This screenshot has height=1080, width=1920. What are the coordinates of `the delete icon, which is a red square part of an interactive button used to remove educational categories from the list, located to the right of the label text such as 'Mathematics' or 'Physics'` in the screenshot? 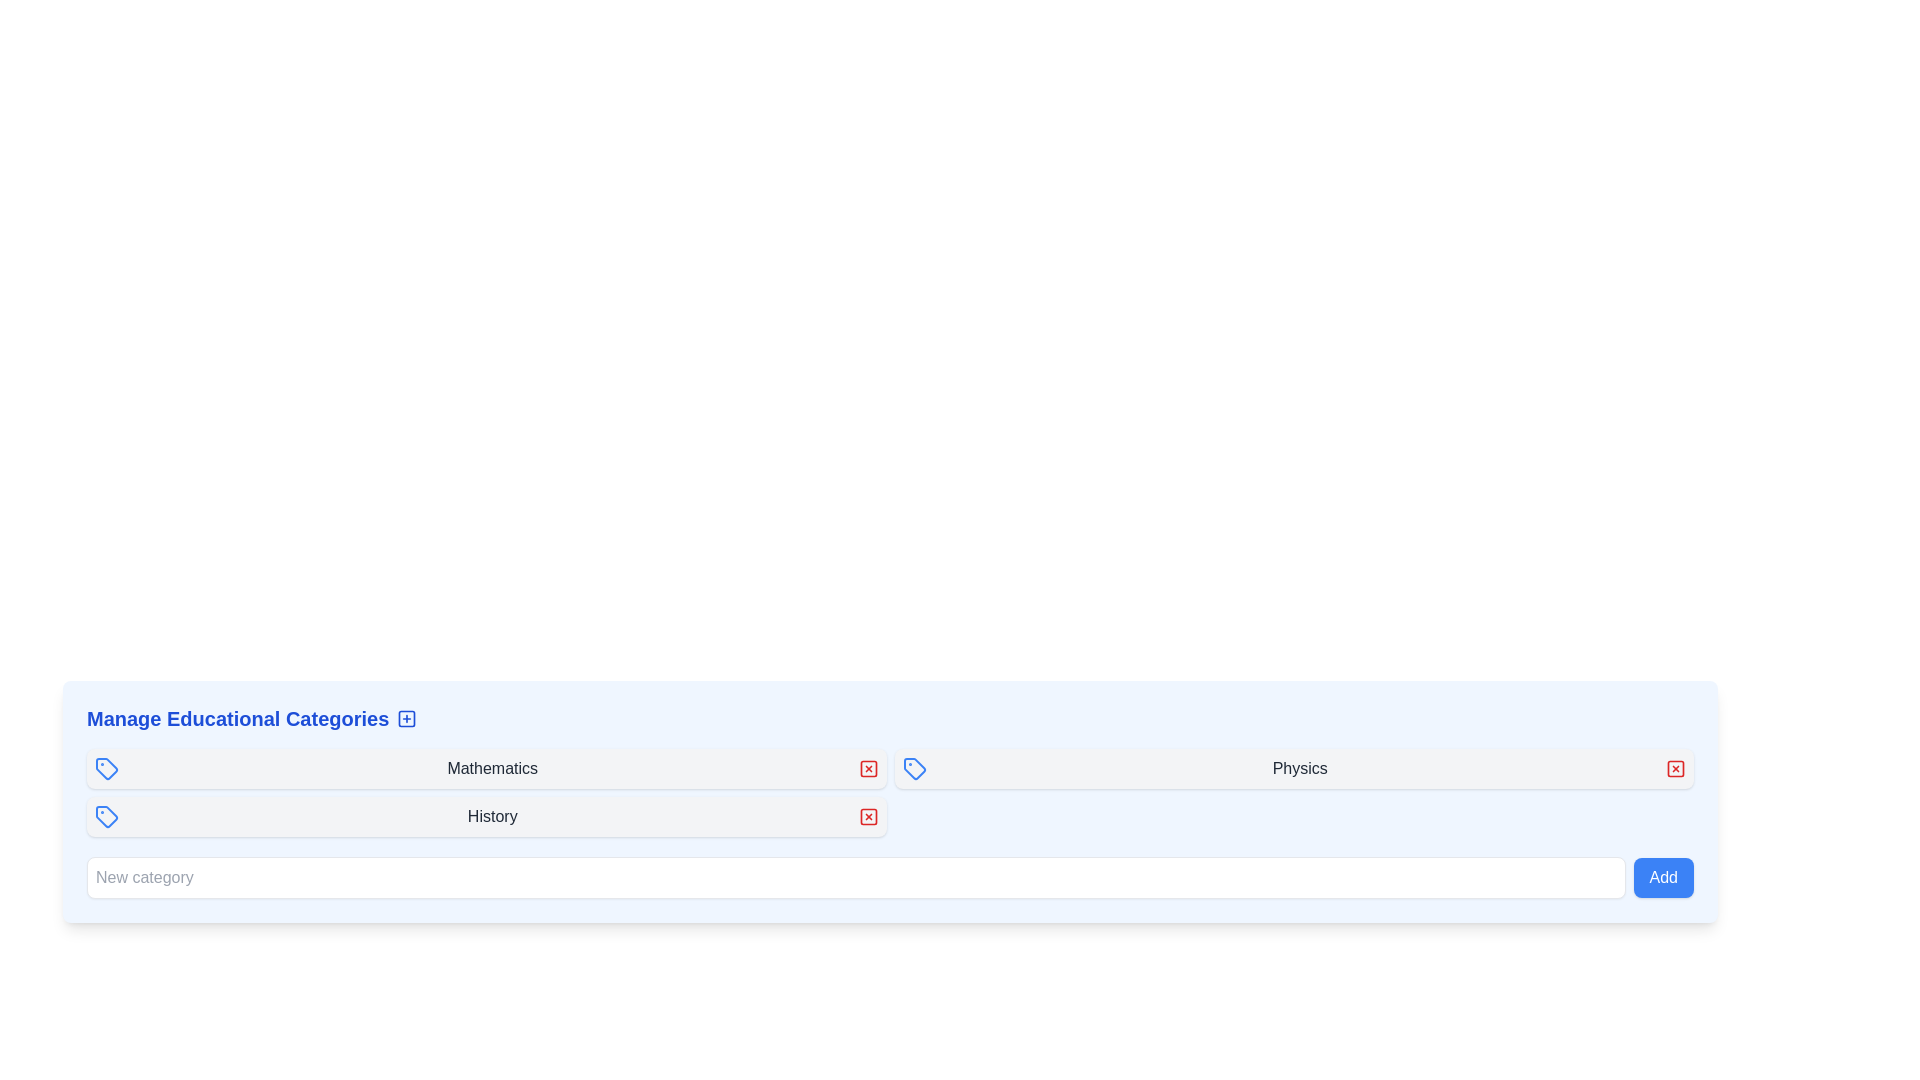 It's located at (868, 817).